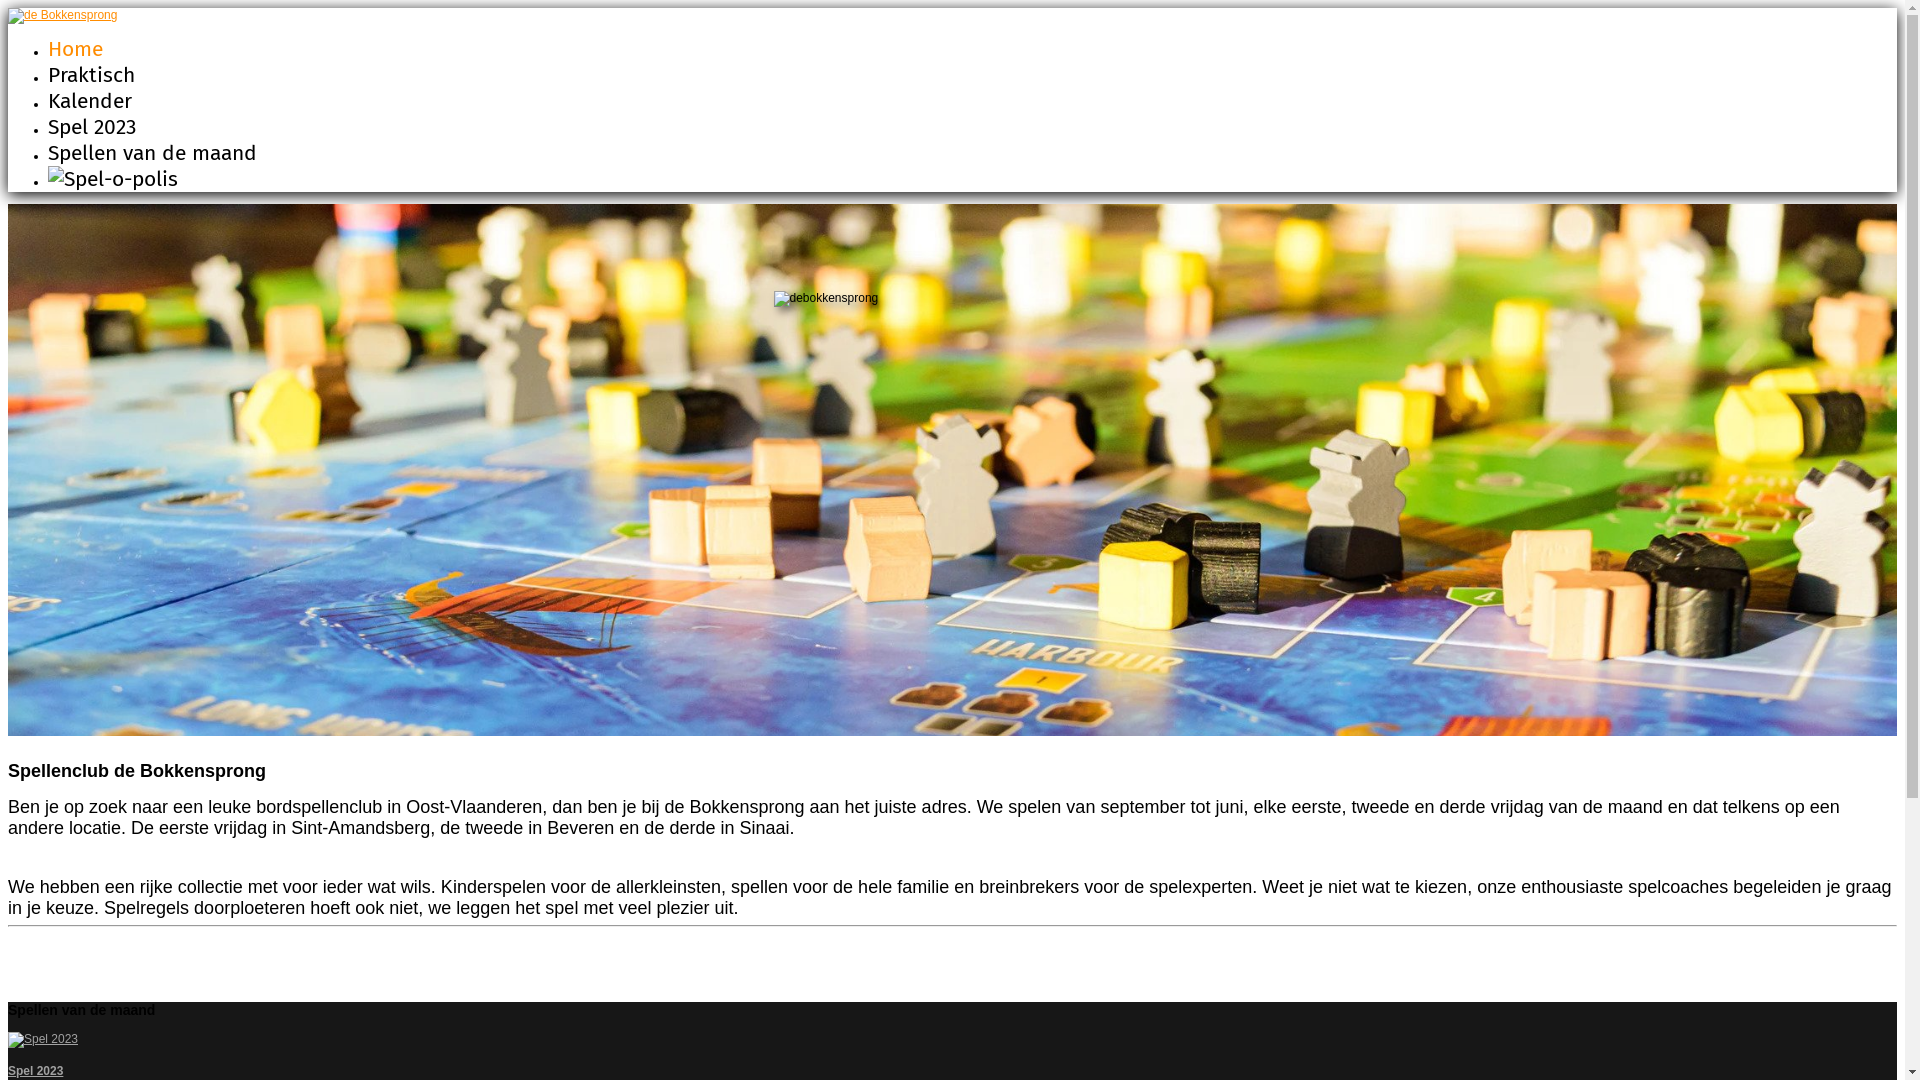 This screenshot has width=1920, height=1080. Describe the element at coordinates (90, 73) in the screenshot. I see `'Praktisch'` at that location.